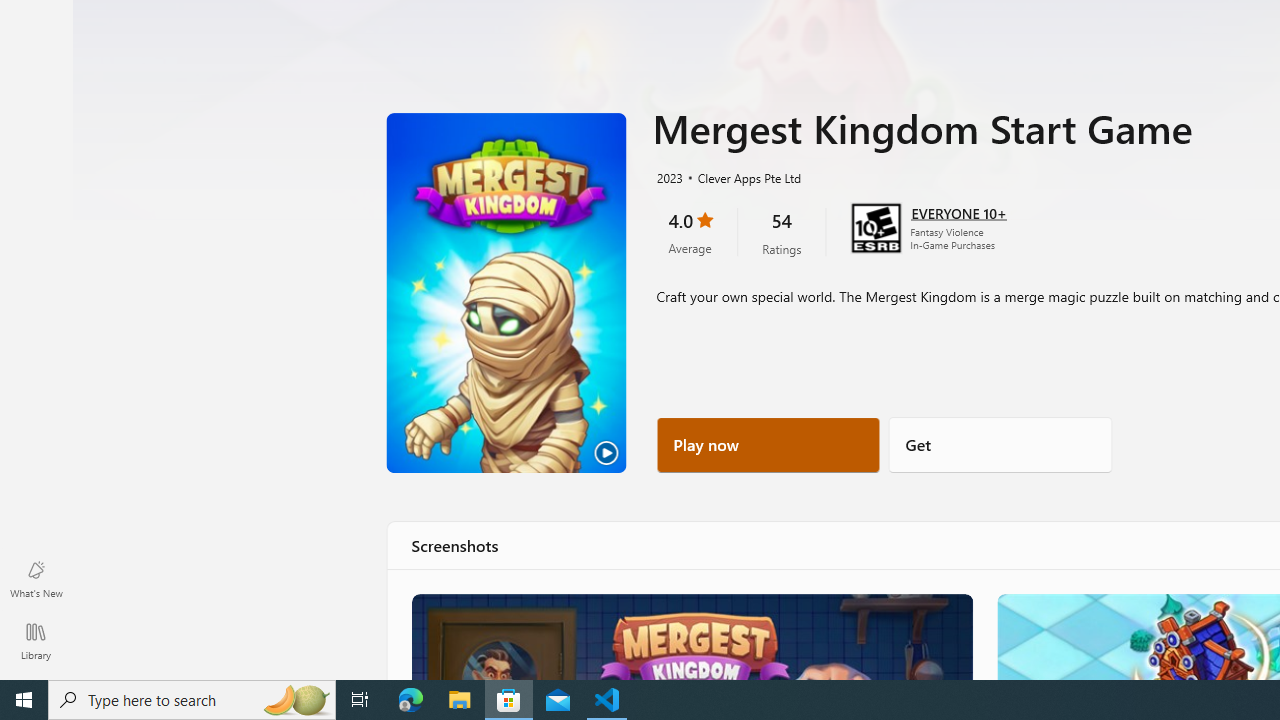 The height and width of the screenshot is (720, 1280). What do you see at coordinates (35, 640) in the screenshot?
I see `'Library'` at bounding box center [35, 640].